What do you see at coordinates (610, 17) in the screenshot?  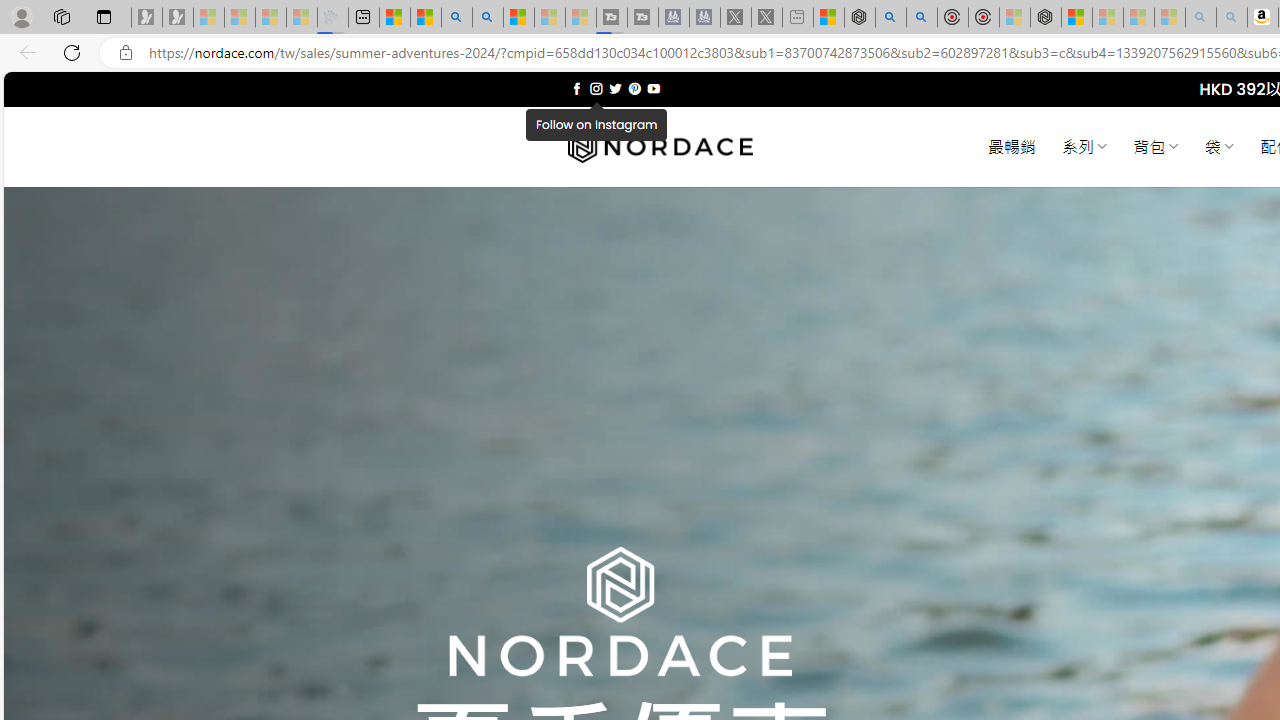 I see `'Streaming Coverage | T3 - Sleeping'` at bounding box center [610, 17].